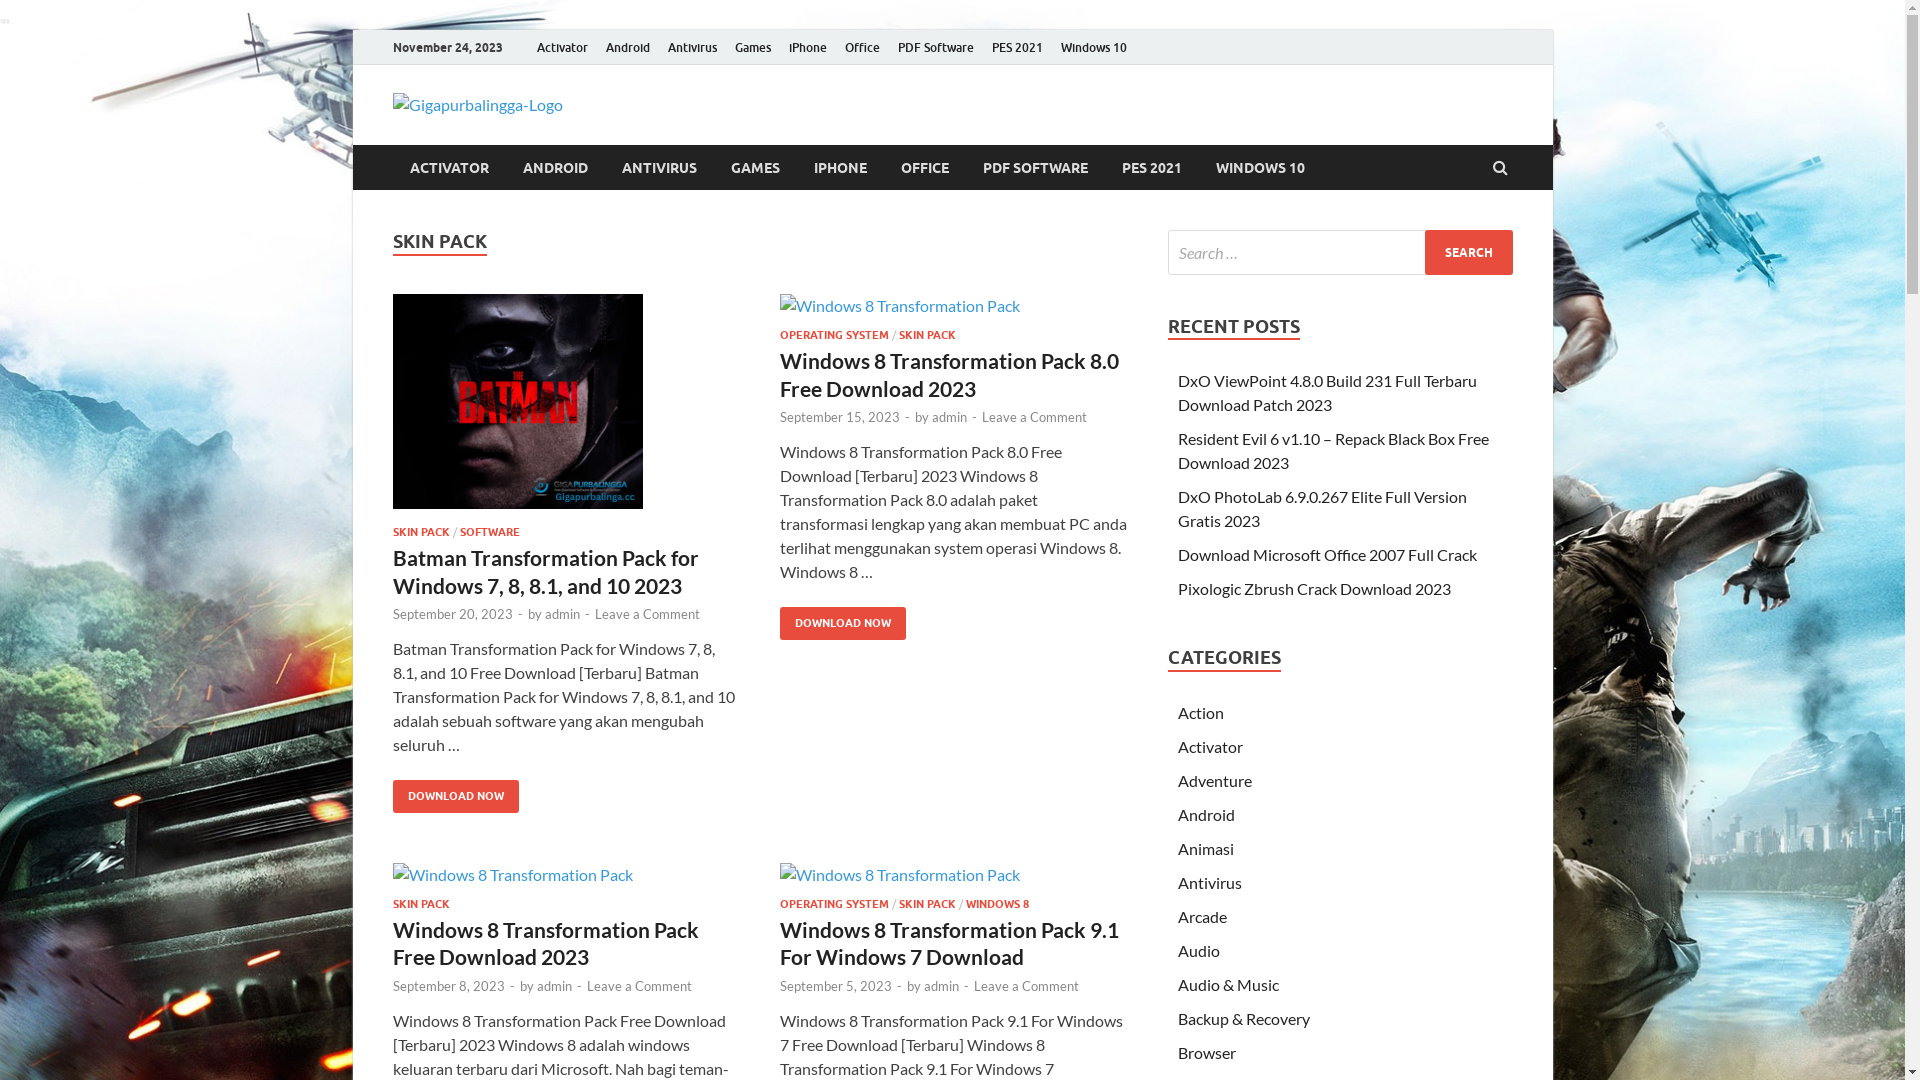 This screenshot has width=1920, height=1080. What do you see at coordinates (924, 166) in the screenshot?
I see `'OFFICE'` at bounding box center [924, 166].